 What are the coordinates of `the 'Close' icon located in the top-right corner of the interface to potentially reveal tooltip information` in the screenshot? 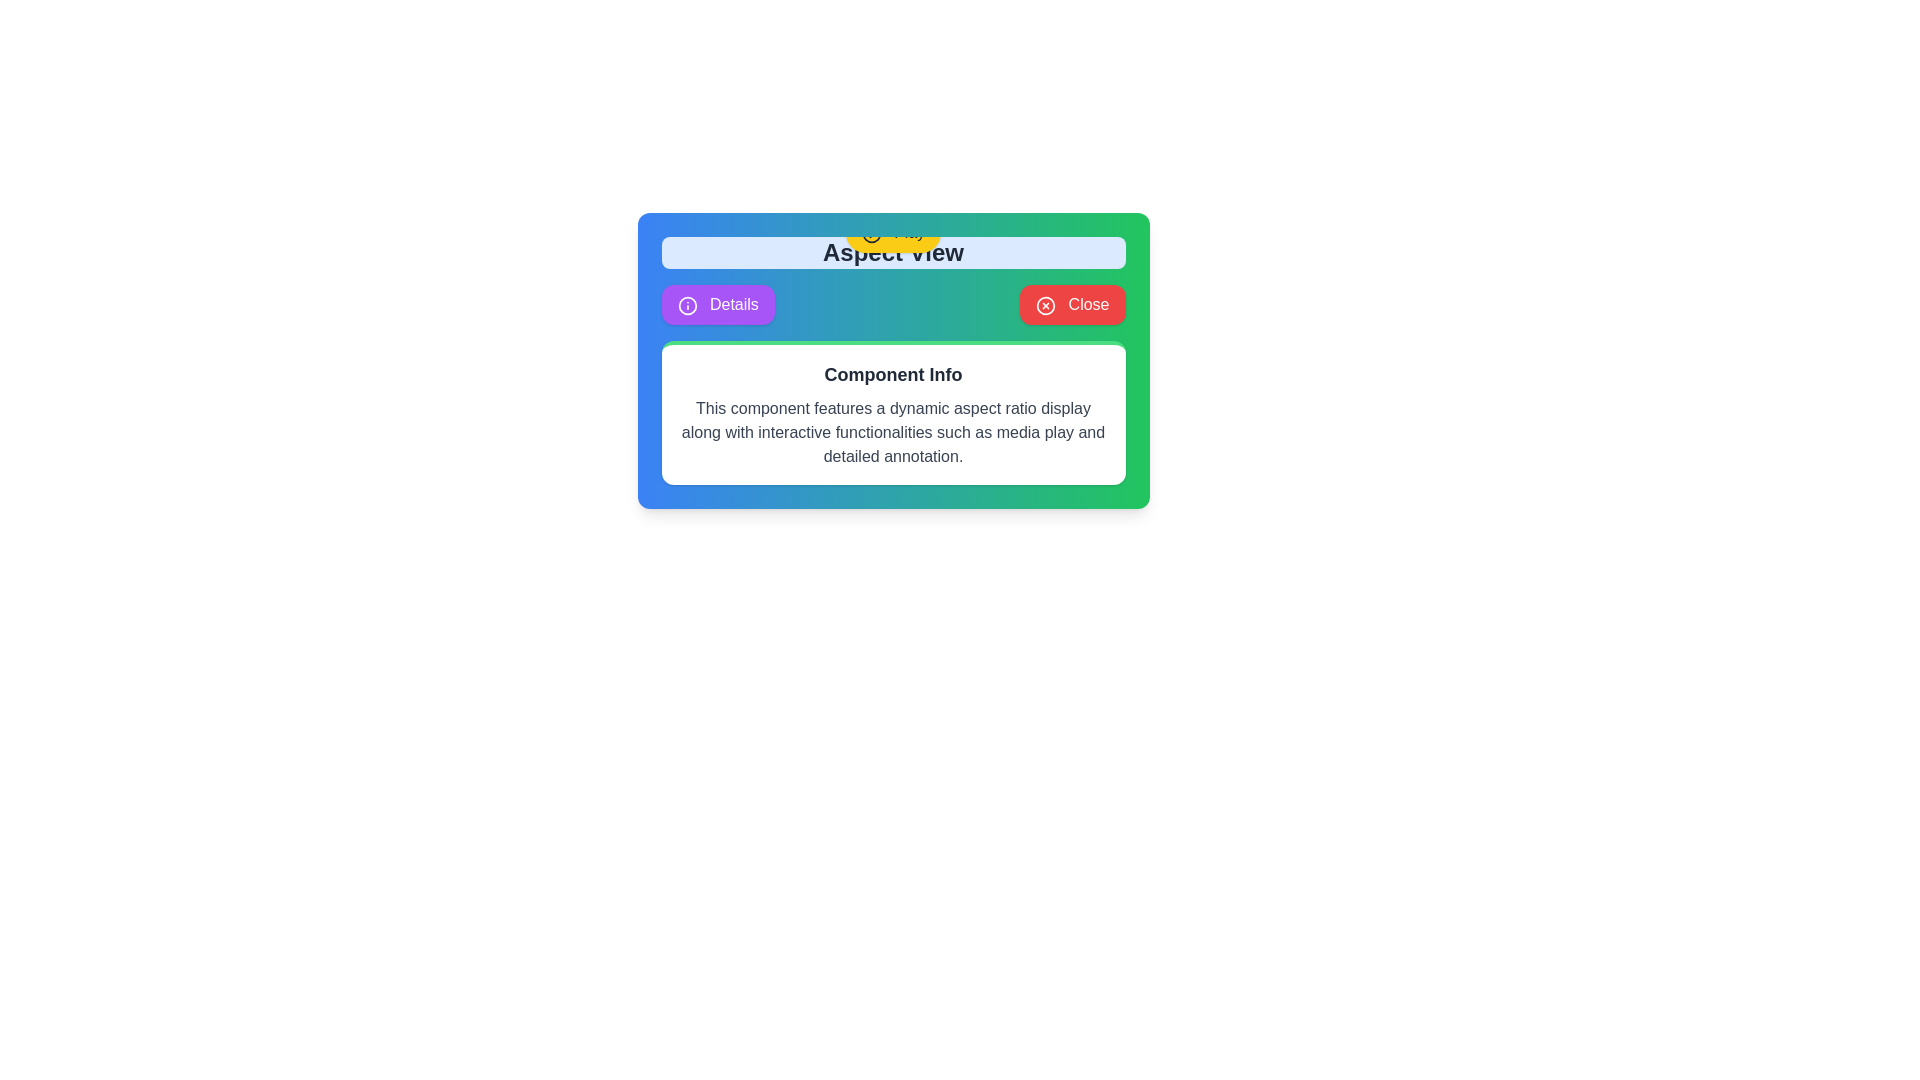 It's located at (1045, 305).